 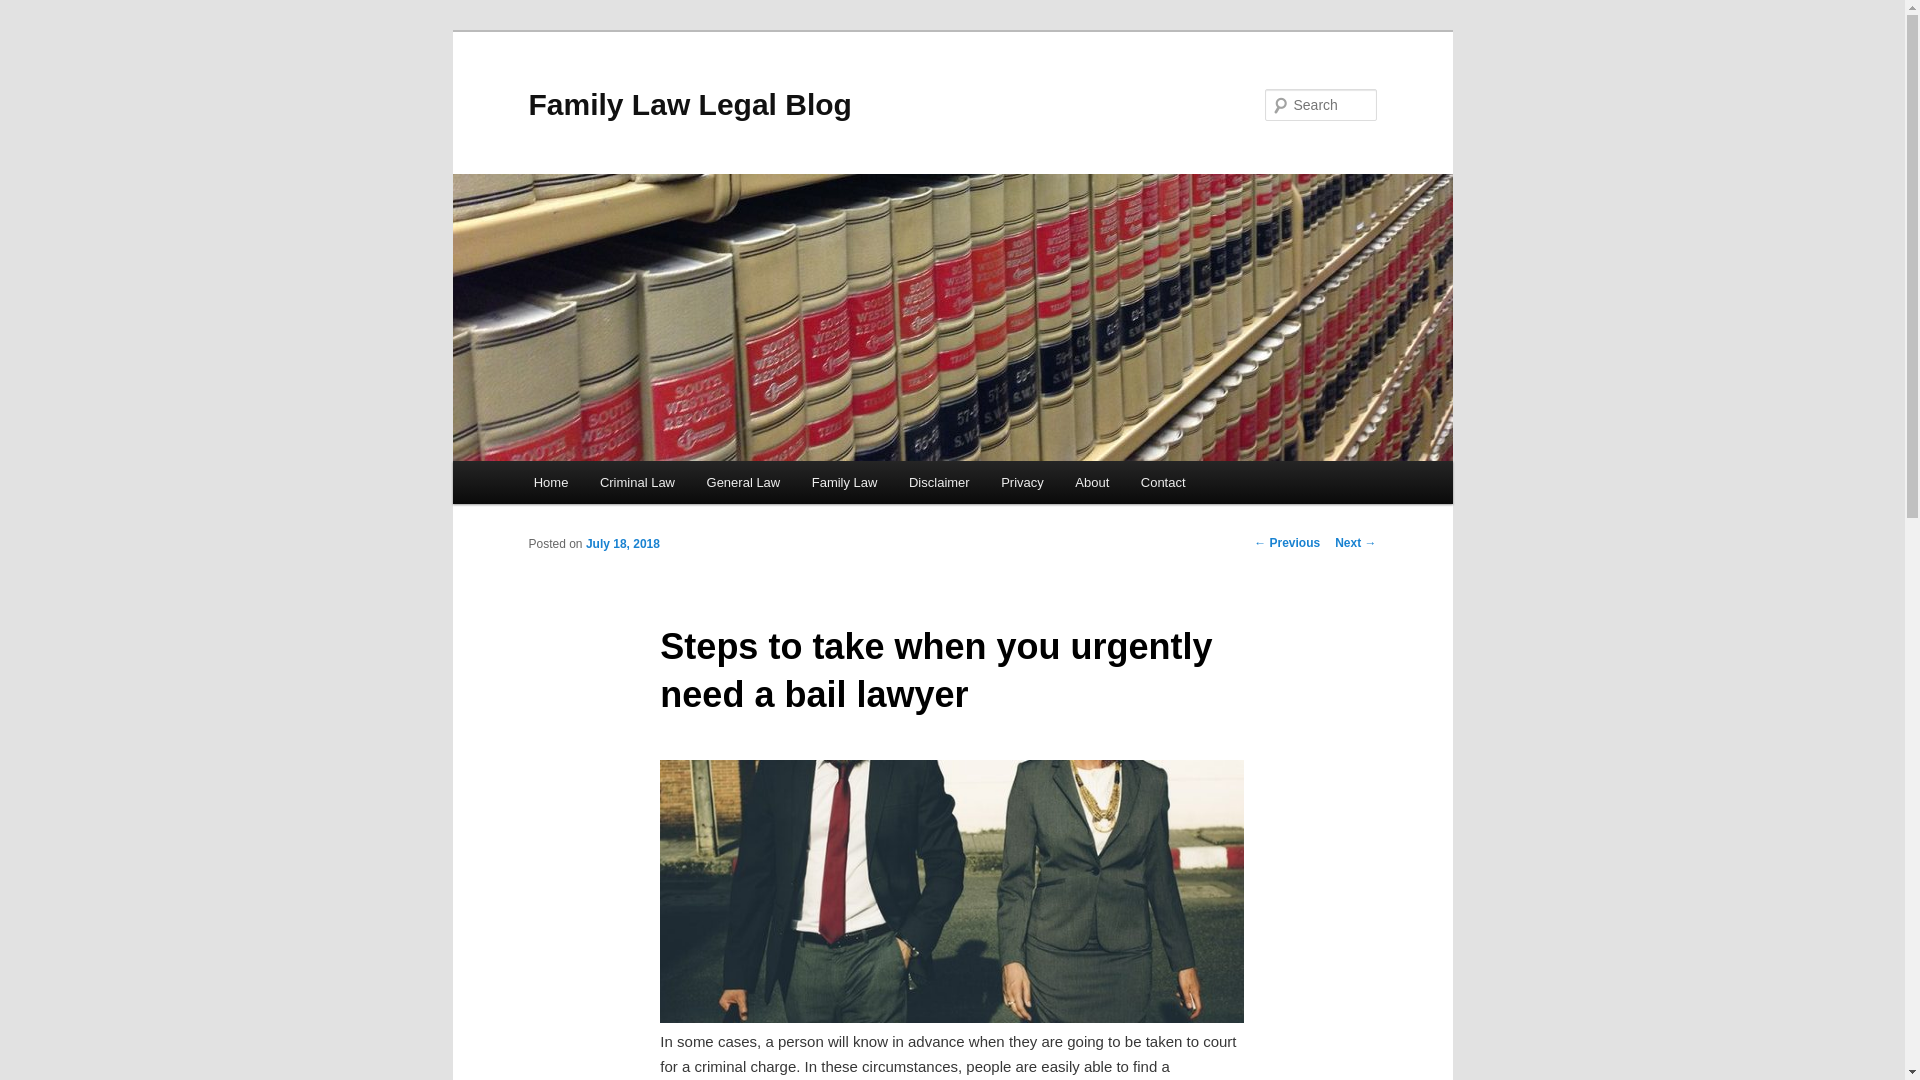 I want to click on 'Privacy', so click(x=1022, y=482).